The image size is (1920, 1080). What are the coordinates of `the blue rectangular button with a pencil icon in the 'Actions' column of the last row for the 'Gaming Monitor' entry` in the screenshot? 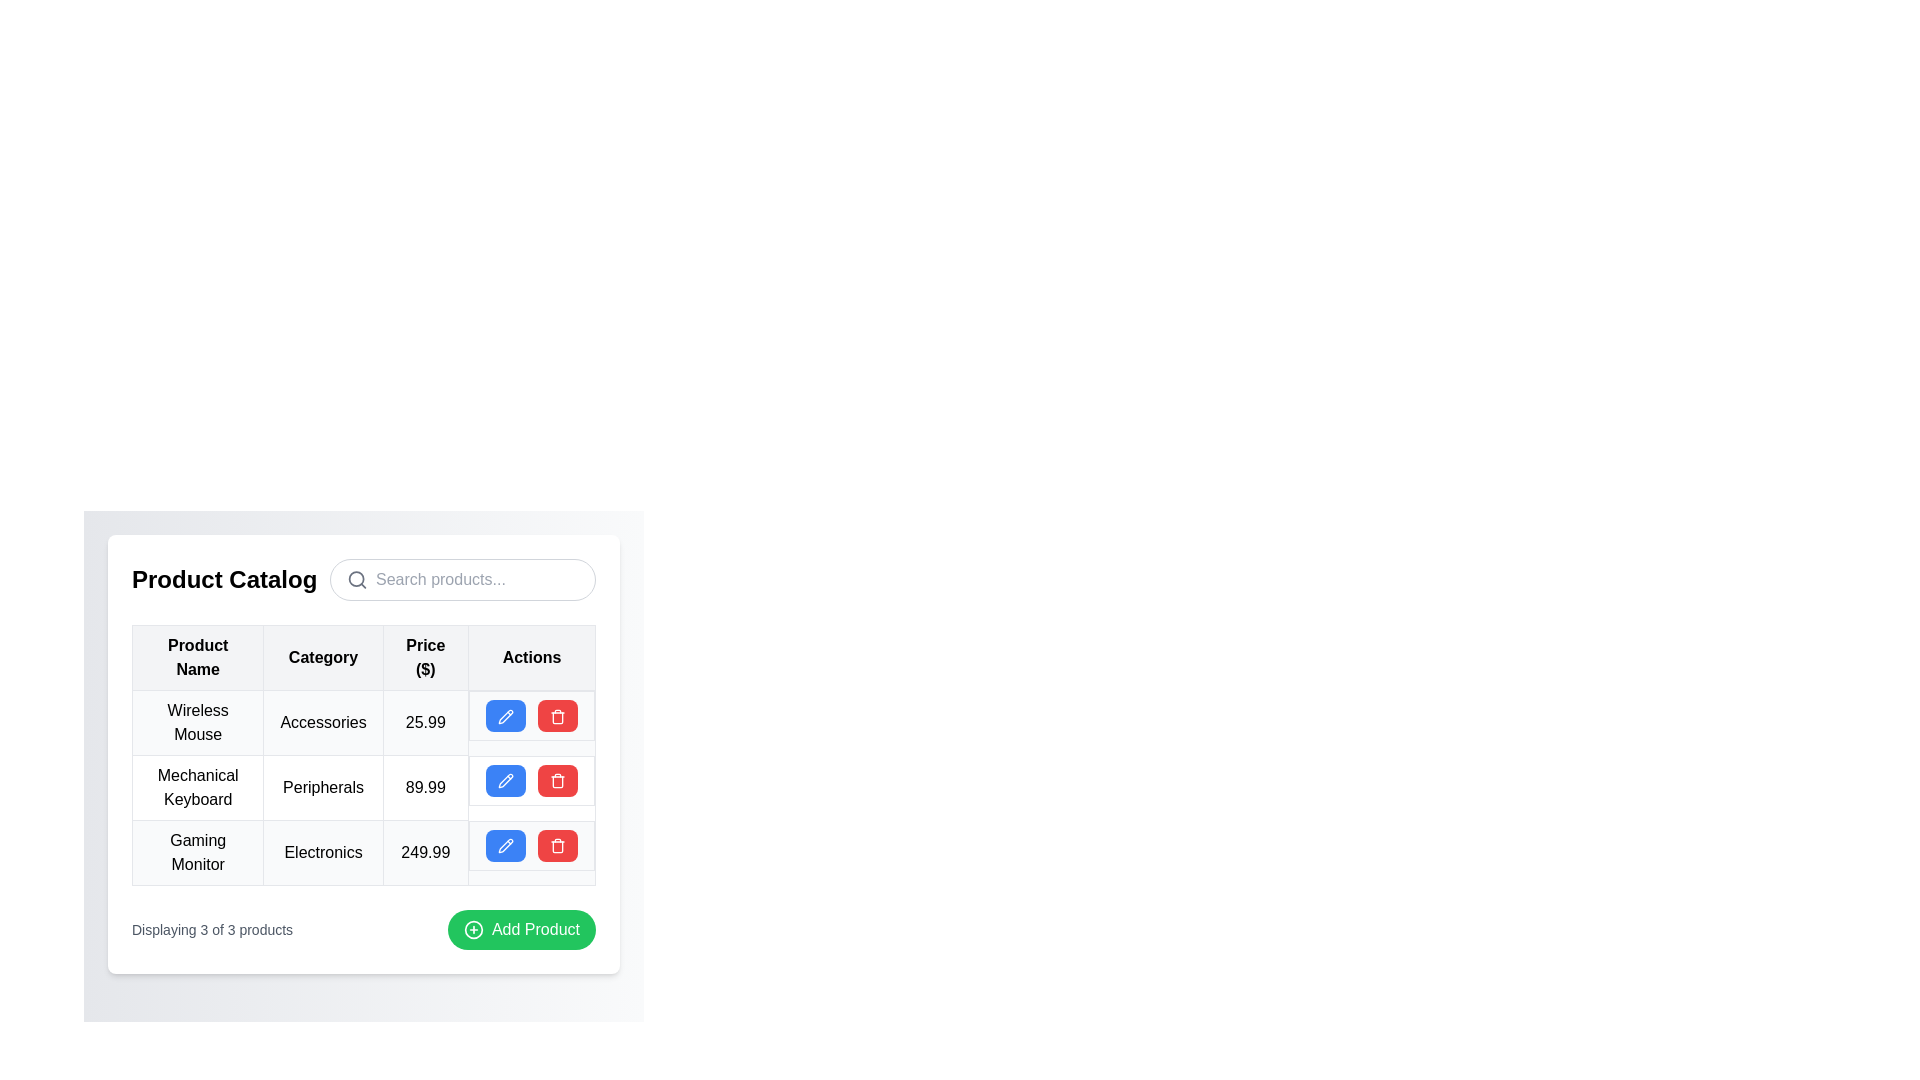 It's located at (505, 845).